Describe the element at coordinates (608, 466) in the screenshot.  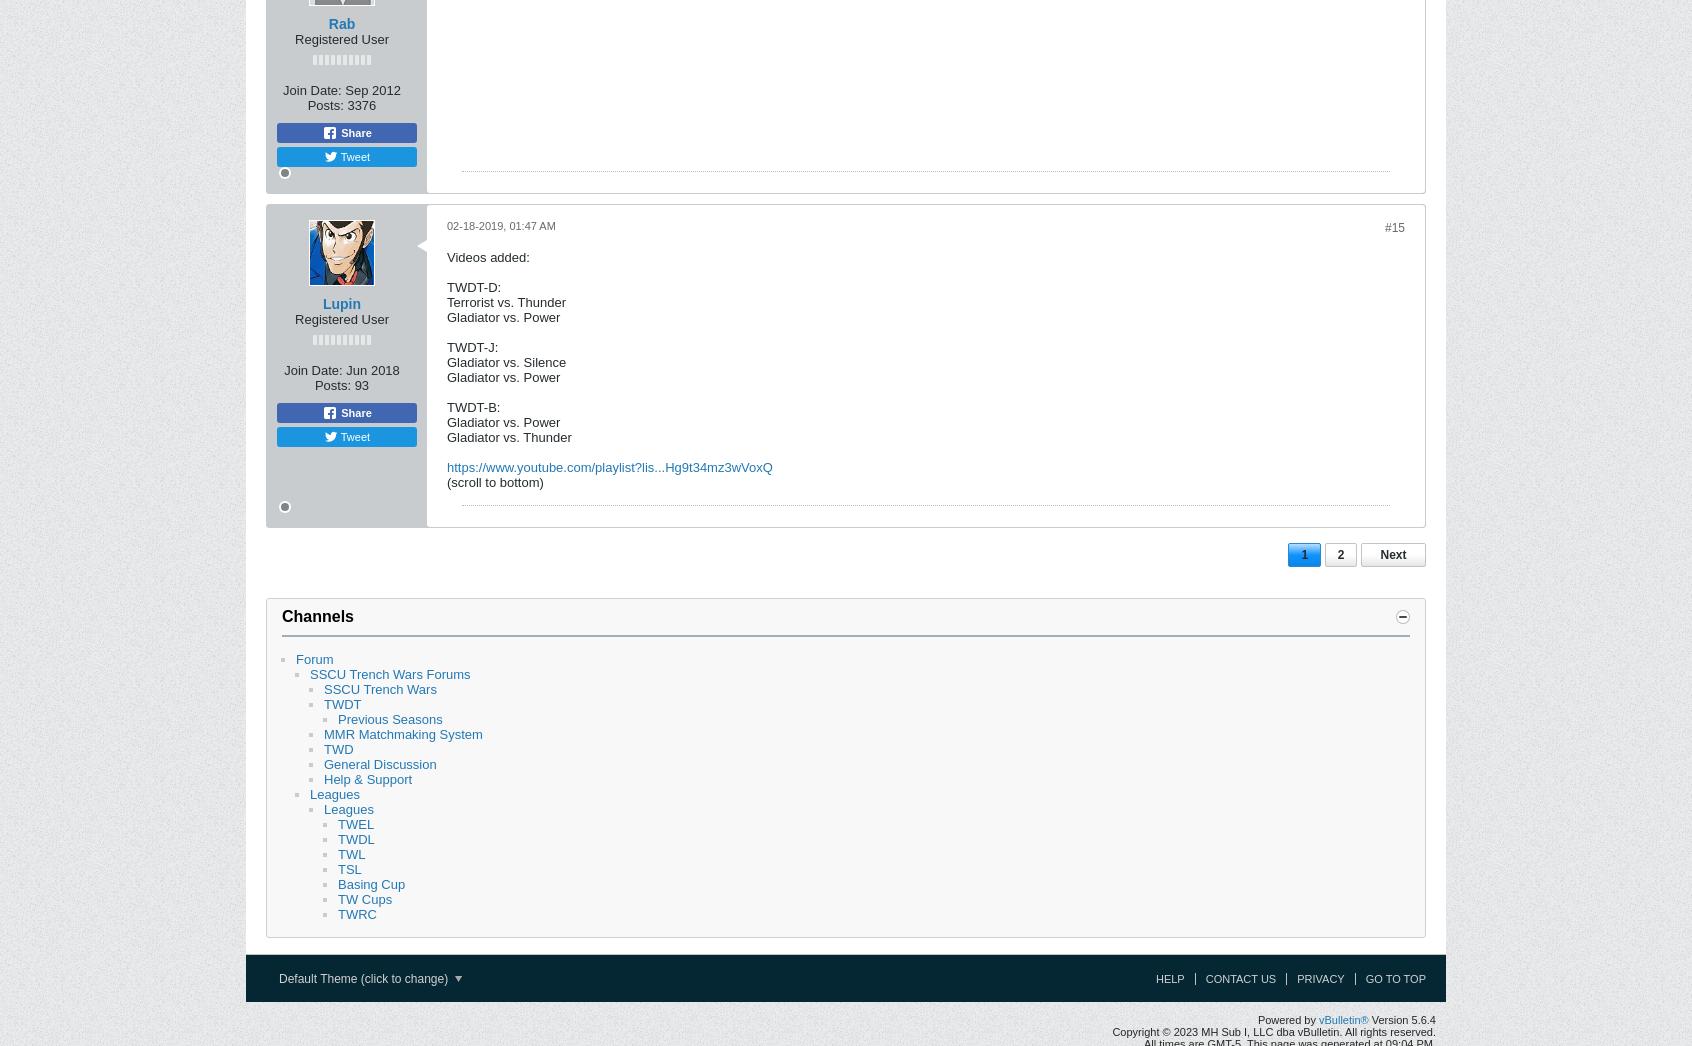
I see `'https://www.youtube.com/playlist?lis...Hg9t34mz3wVoxQ'` at that location.